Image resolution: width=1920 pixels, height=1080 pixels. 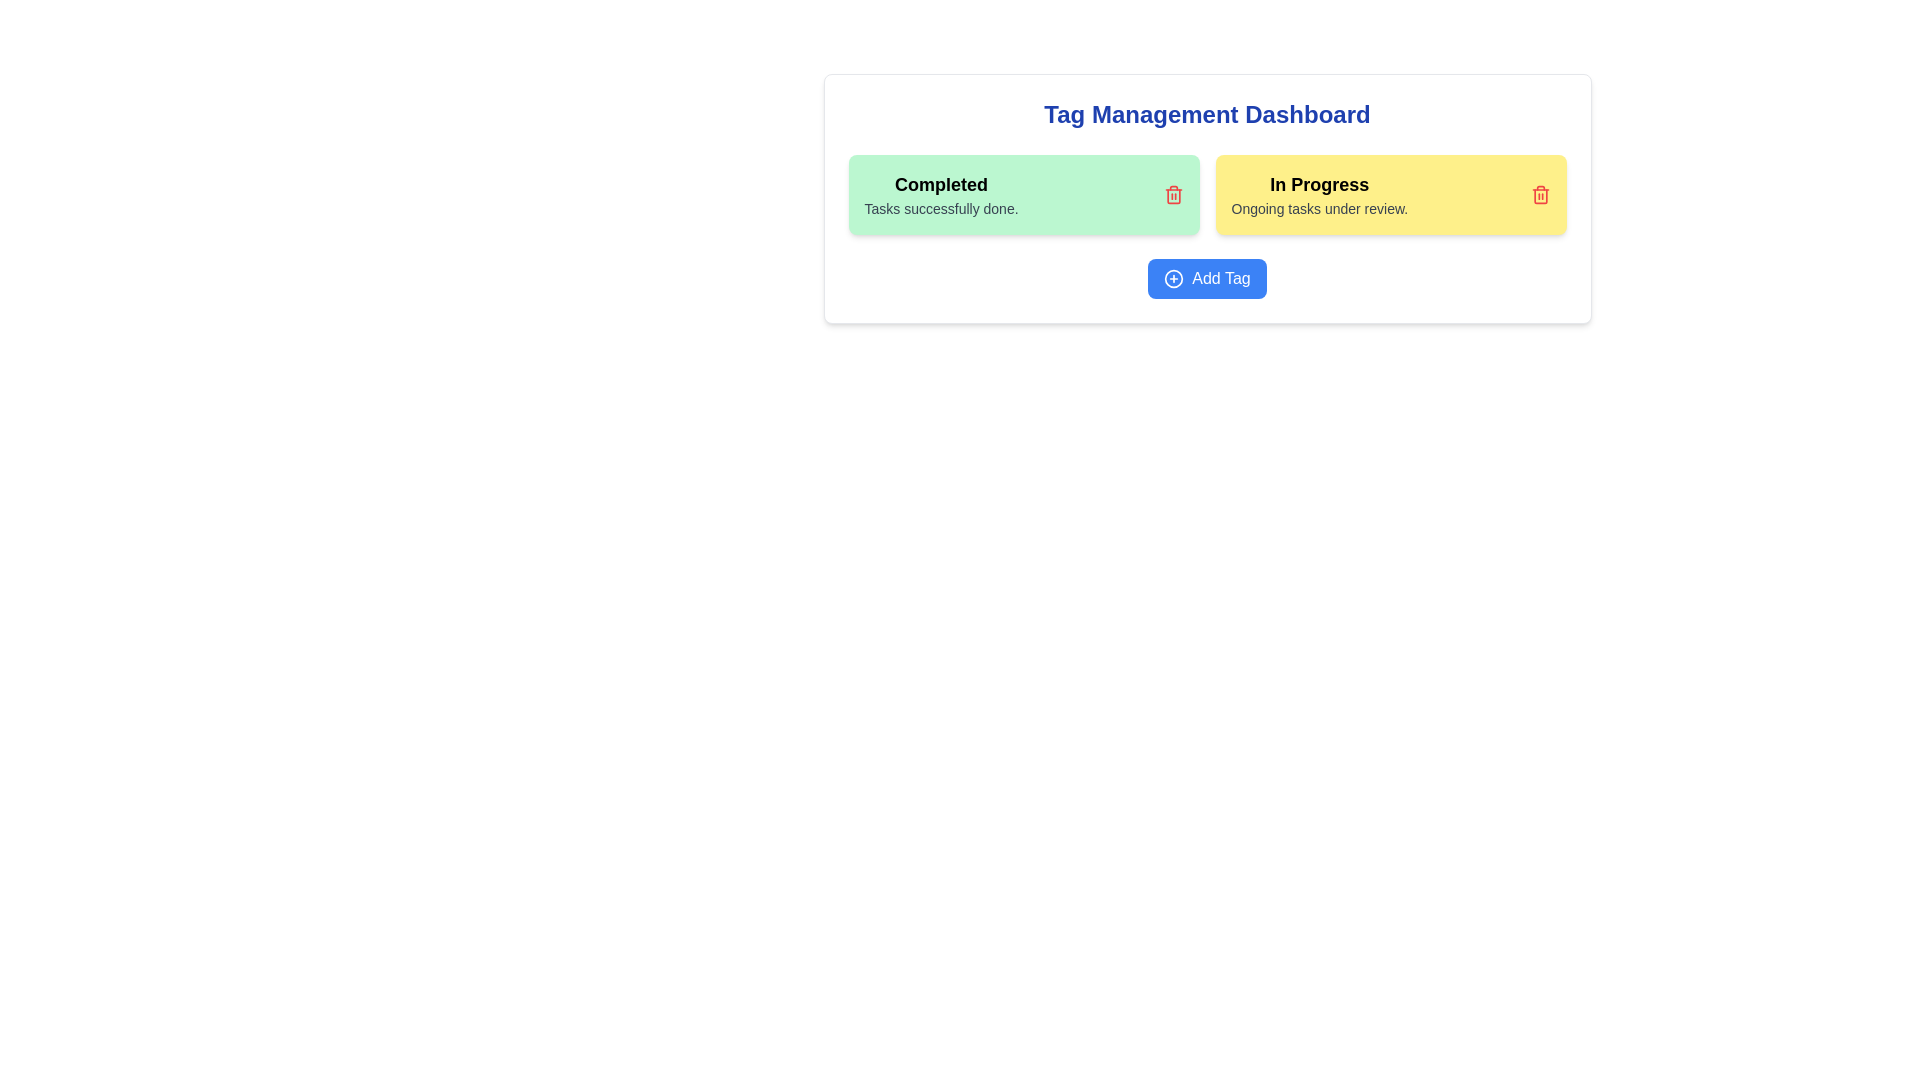 What do you see at coordinates (1390, 195) in the screenshot?
I see `the 'In Progress' status indicator card located on the right side of the layout, under 'Tag Management Dashboard'` at bounding box center [1390, 195].